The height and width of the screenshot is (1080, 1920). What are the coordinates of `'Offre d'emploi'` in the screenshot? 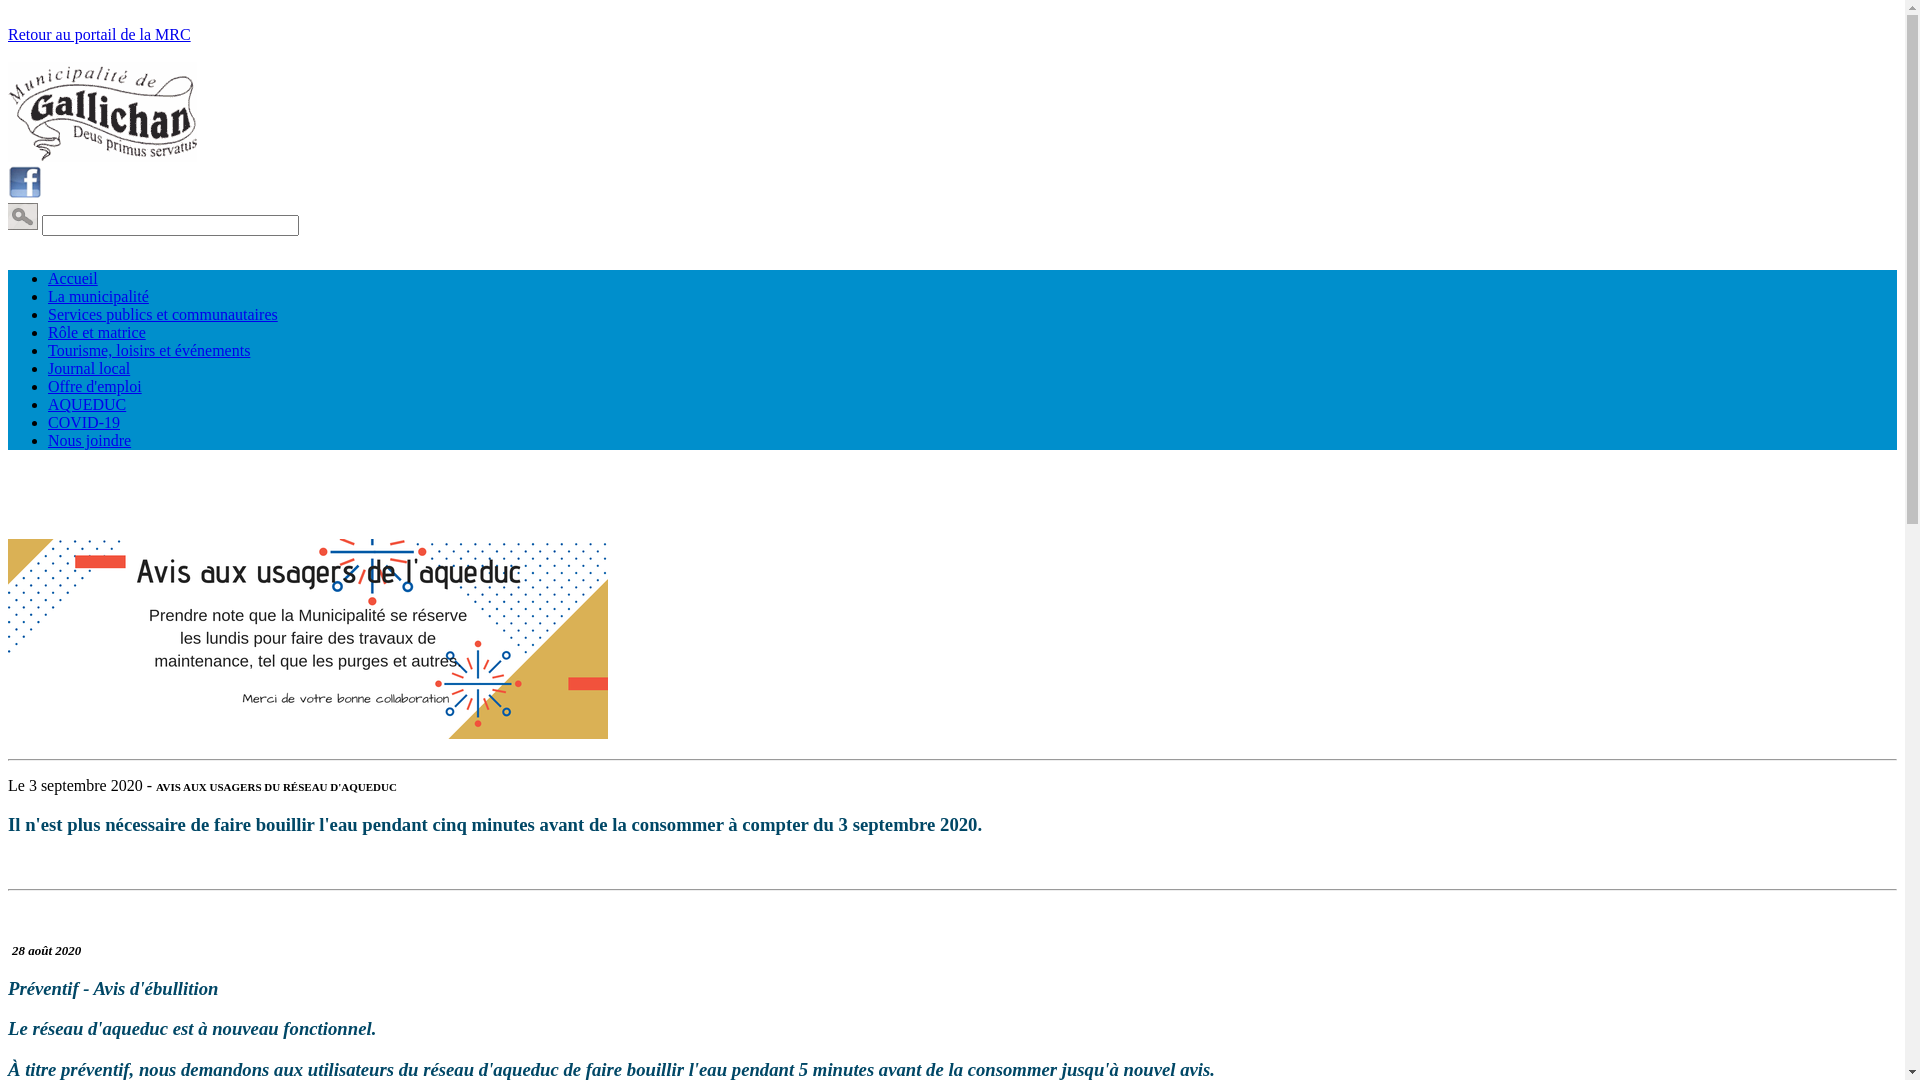 It's located at (94, 386).